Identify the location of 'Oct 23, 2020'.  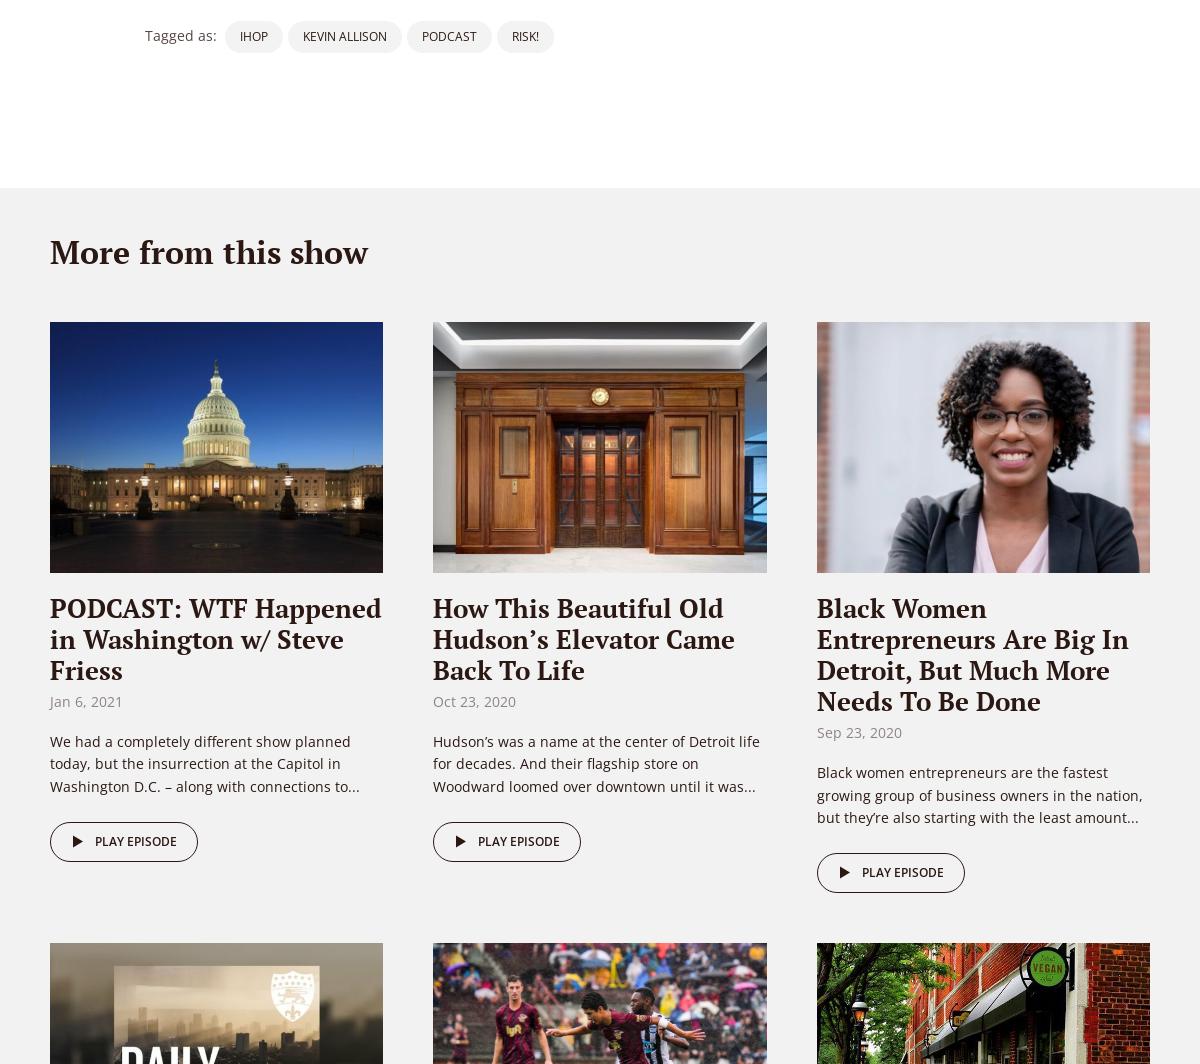
(473, 701).